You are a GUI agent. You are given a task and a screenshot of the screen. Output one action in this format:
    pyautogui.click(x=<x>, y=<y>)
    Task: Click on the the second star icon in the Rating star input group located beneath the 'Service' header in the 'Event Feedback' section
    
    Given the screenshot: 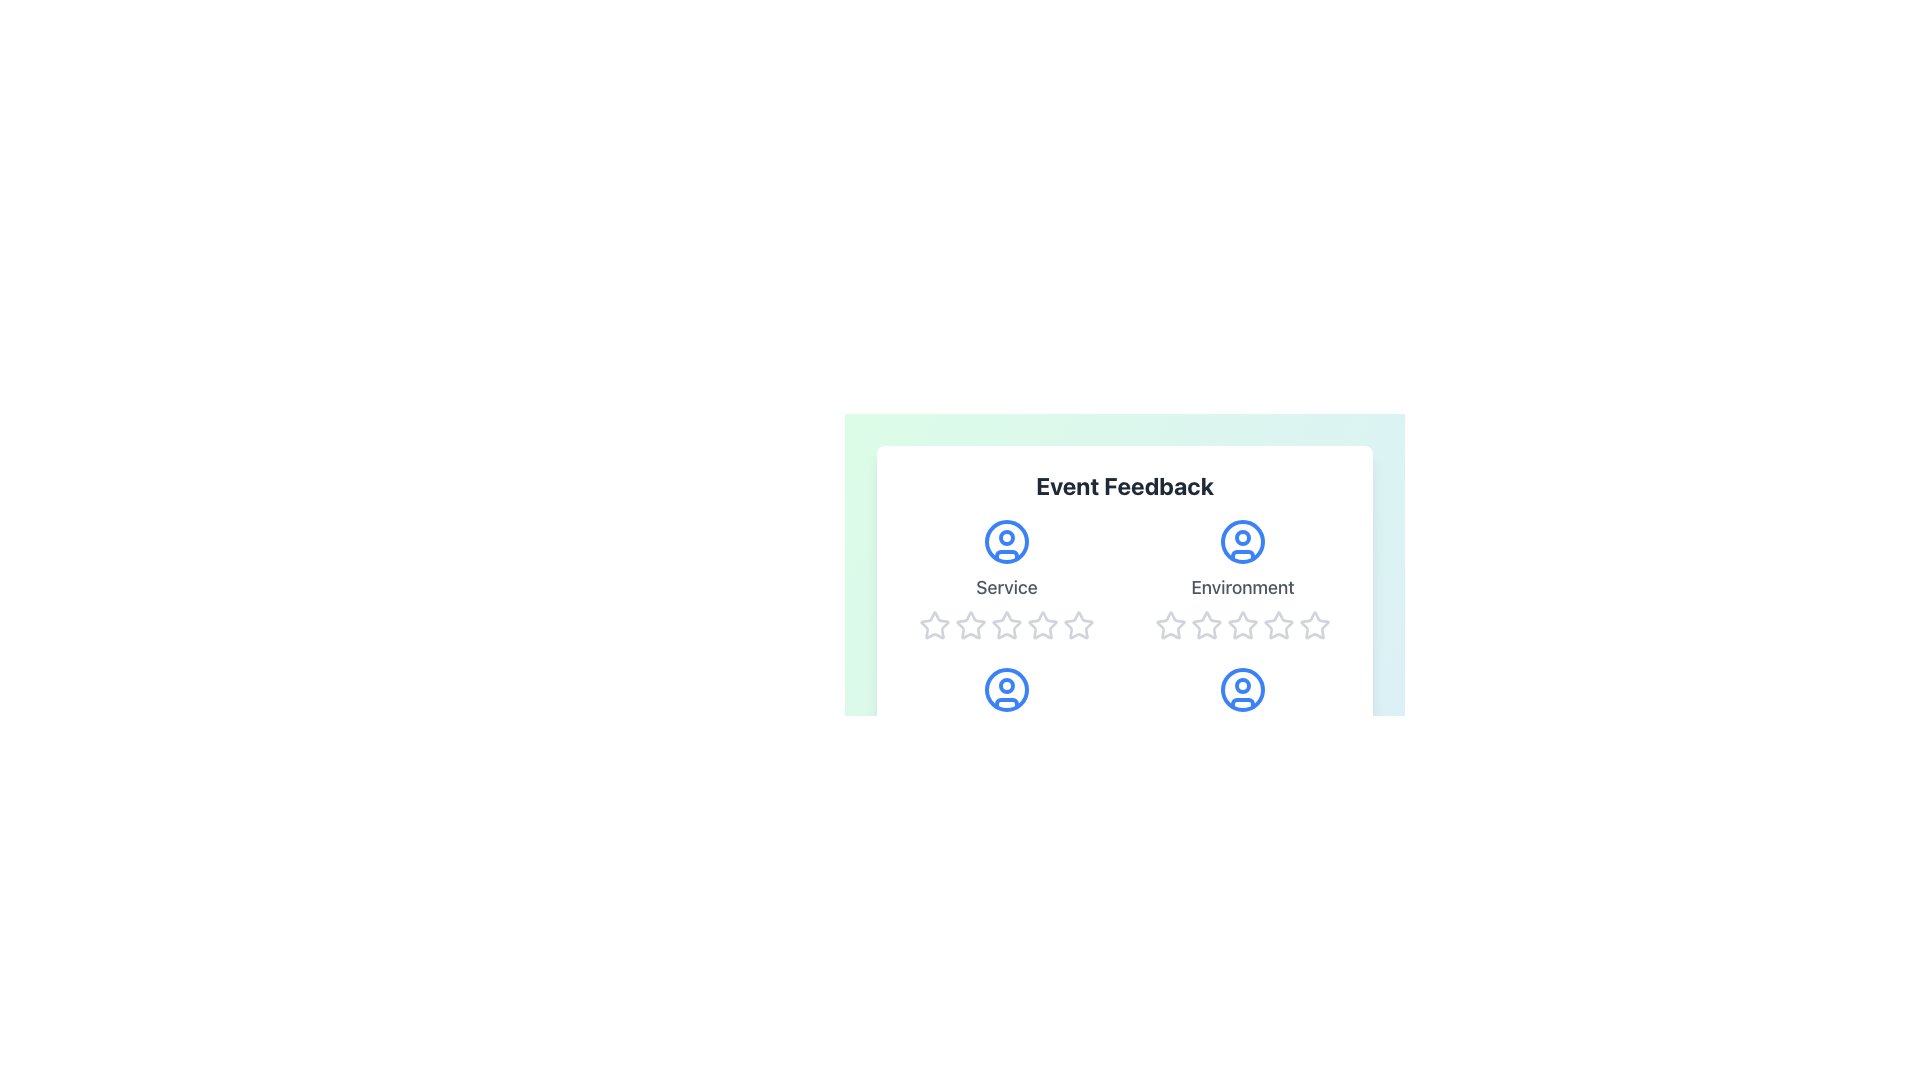 What is the action you would take?
    pyautogui.click(x=970, y=624)
    